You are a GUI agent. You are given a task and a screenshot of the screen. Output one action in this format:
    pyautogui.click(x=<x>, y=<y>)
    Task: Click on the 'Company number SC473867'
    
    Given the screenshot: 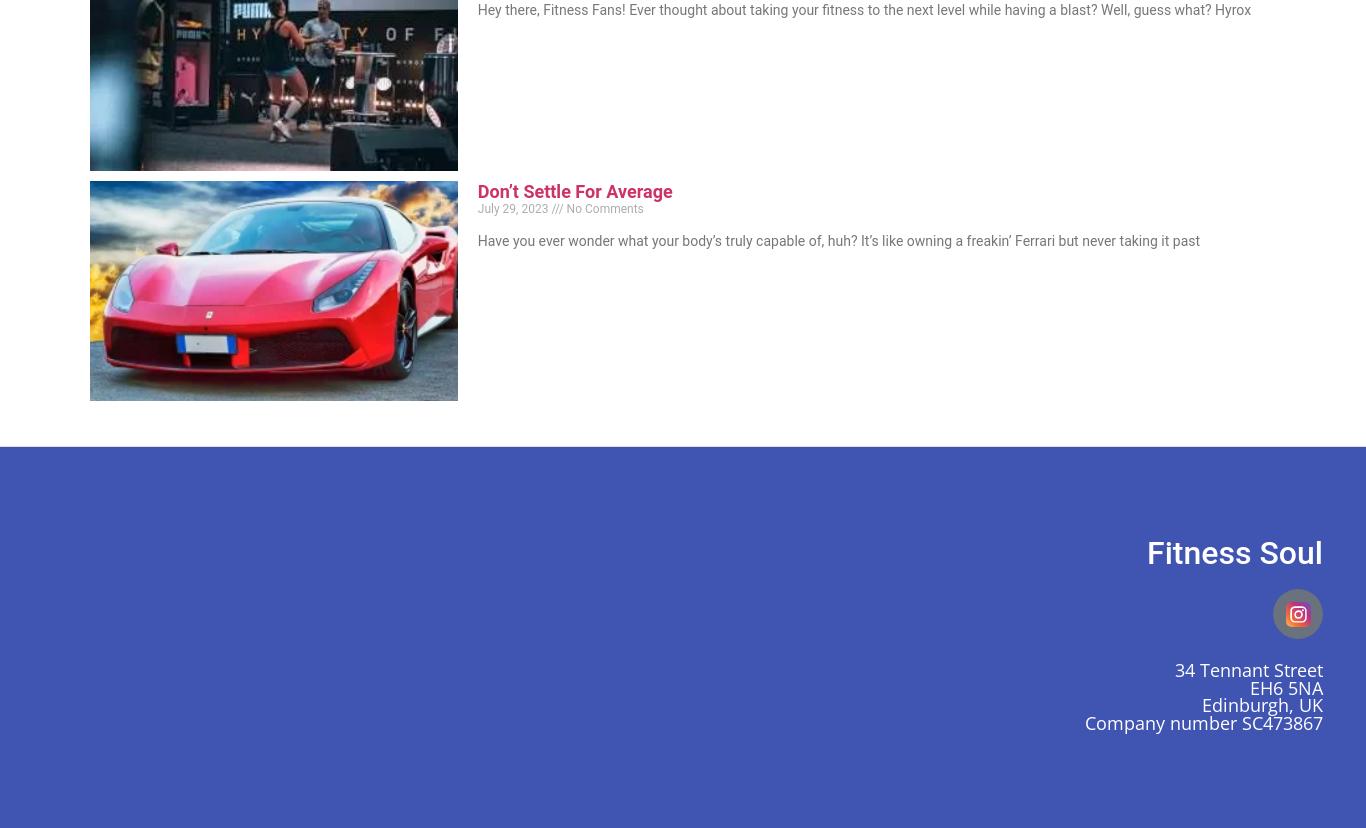 What is the action you would take?
    pyautogui.click(x=1203, y=722)
    